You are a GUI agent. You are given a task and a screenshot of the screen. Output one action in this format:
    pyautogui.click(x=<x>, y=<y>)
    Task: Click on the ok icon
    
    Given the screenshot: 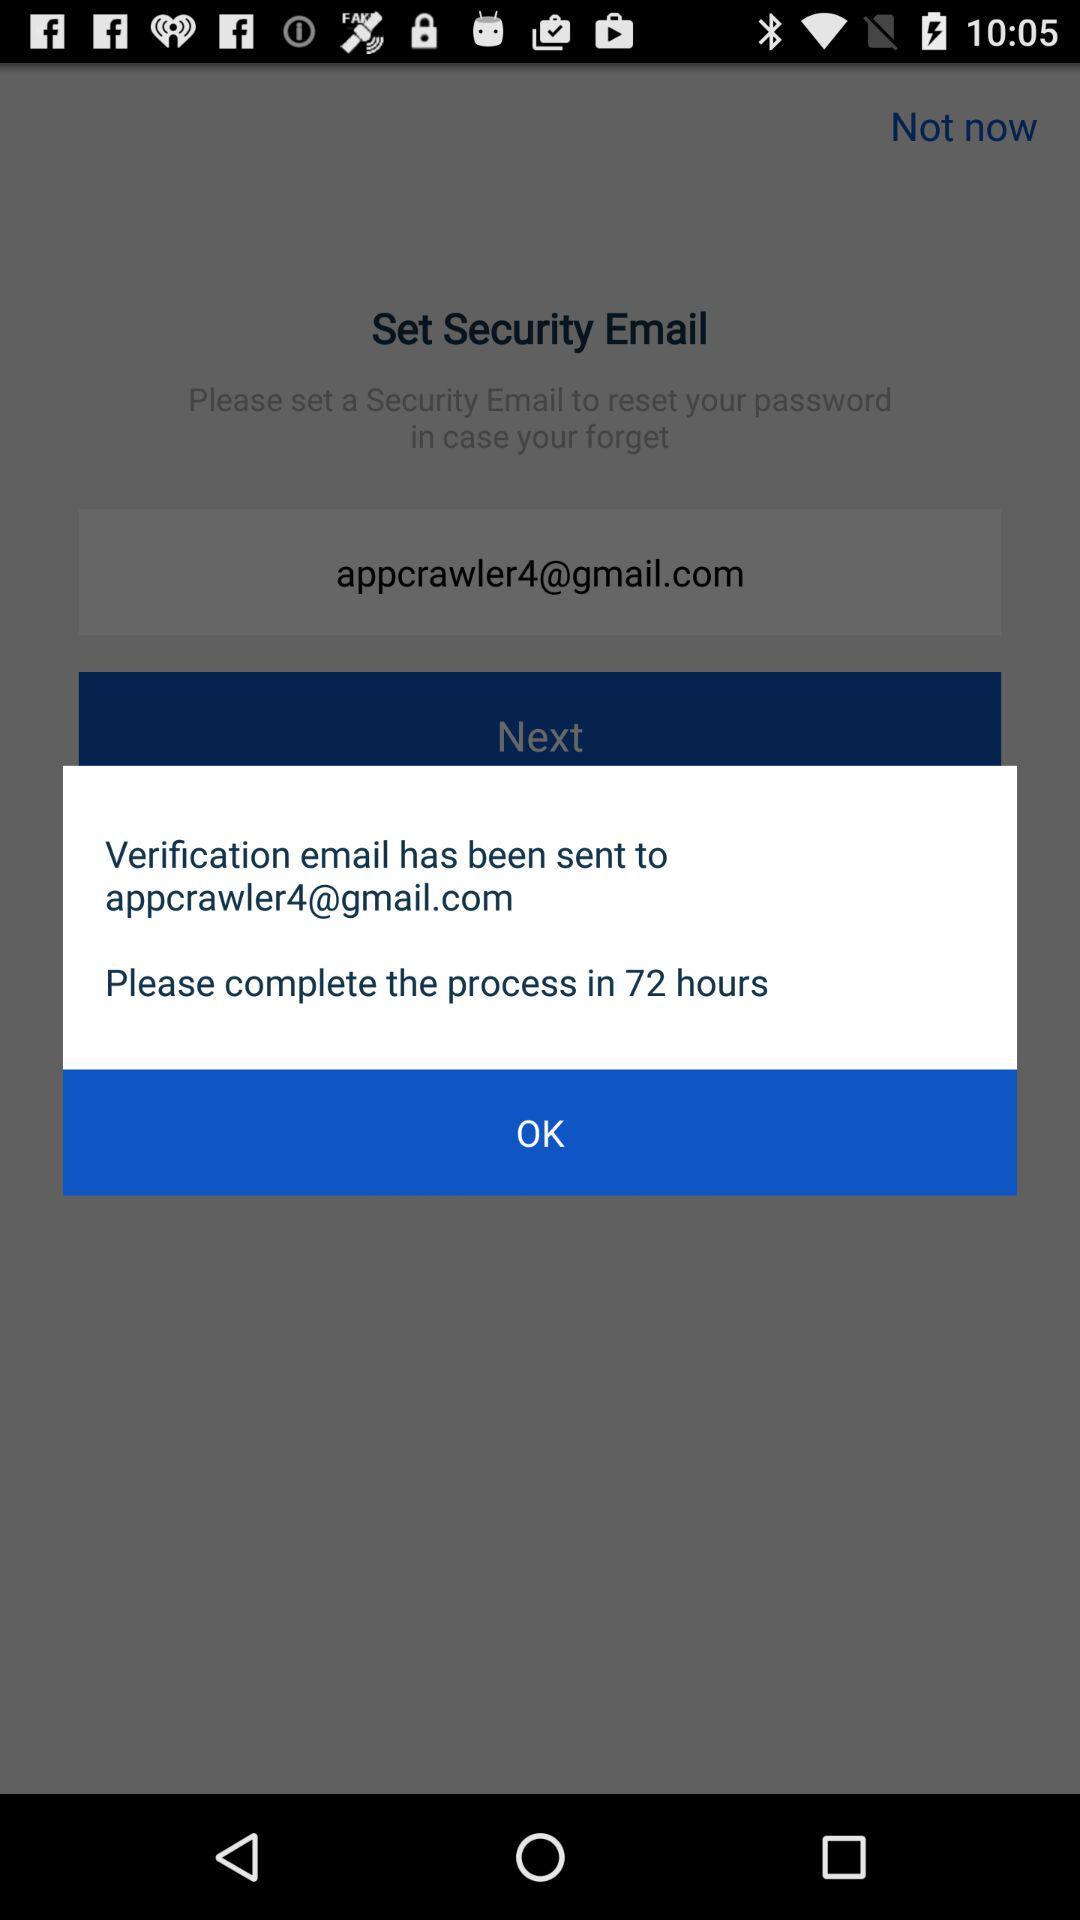 What is the action you would take?
    pyautogui.click(x=540, y=1132)
    